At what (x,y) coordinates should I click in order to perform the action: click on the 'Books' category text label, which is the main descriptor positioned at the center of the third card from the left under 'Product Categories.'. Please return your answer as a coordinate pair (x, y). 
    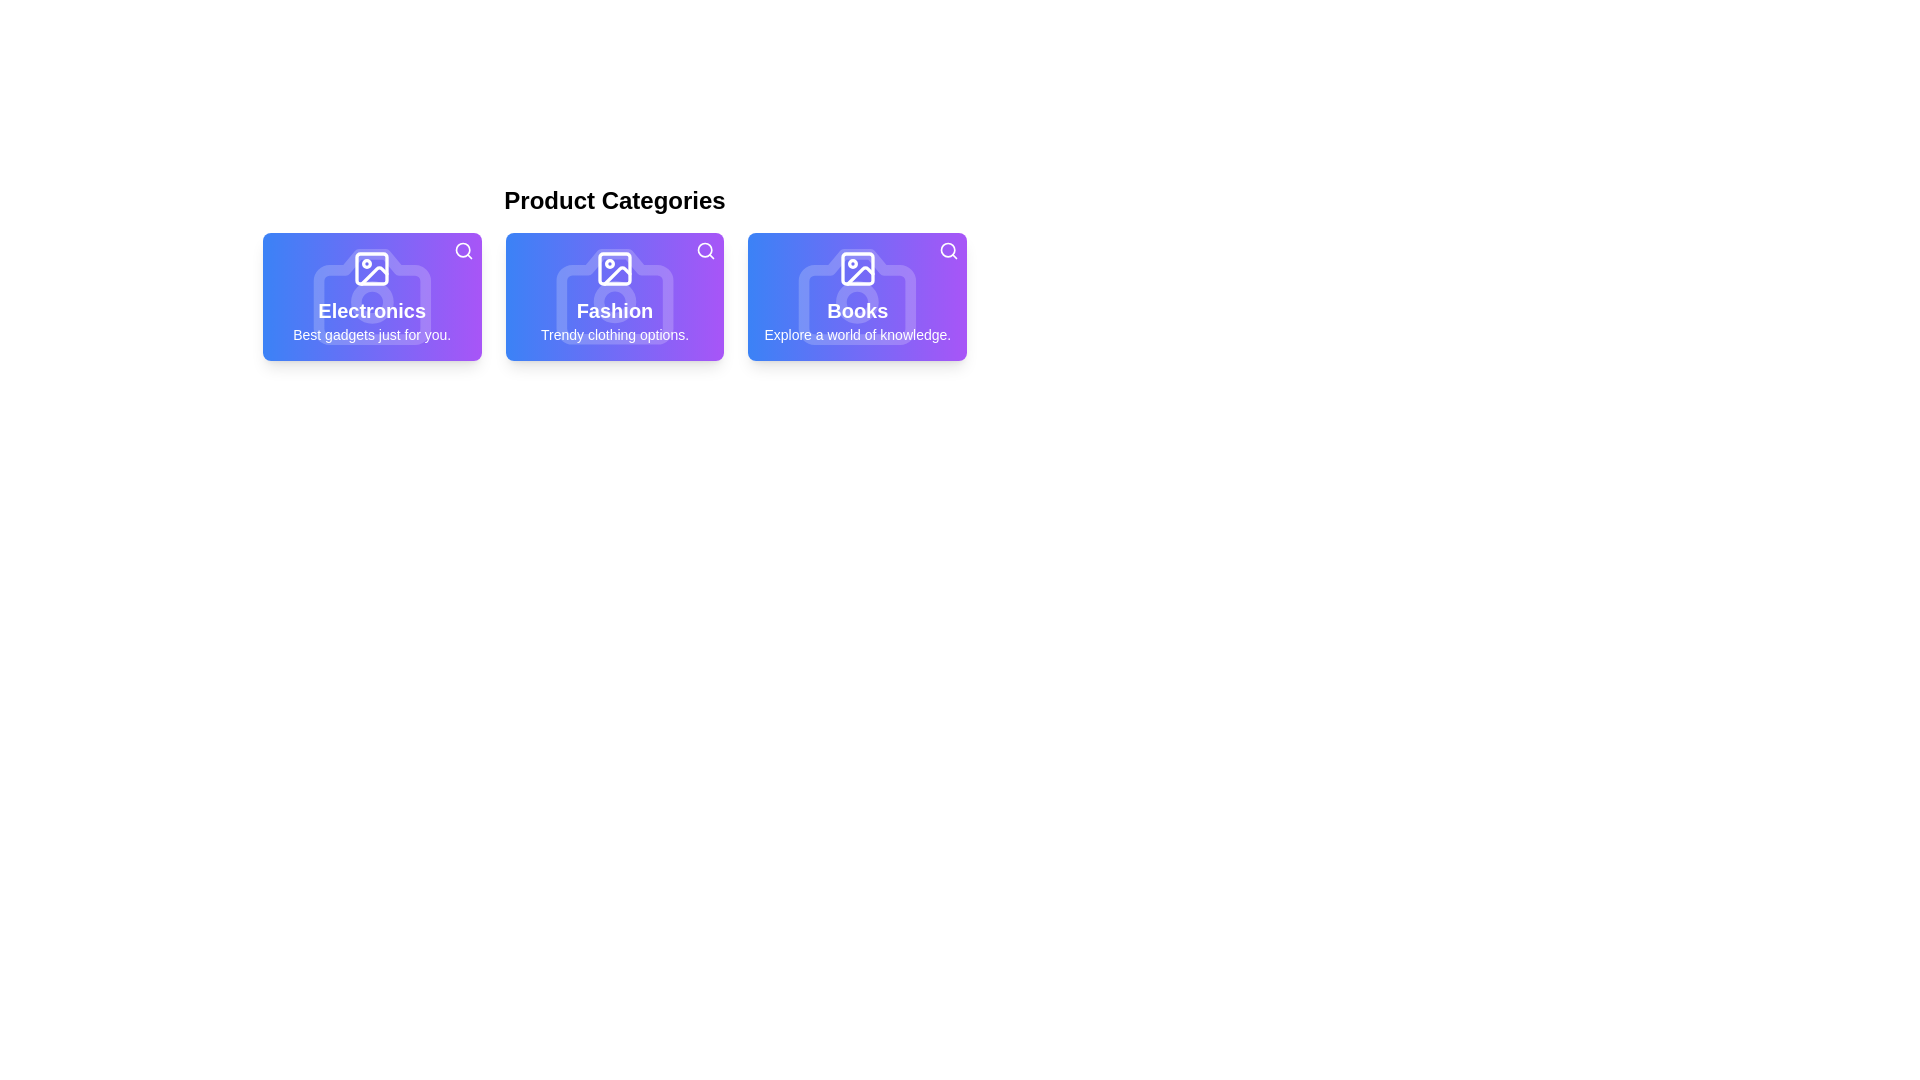
    Looking at the image, I should click on (857, 311).